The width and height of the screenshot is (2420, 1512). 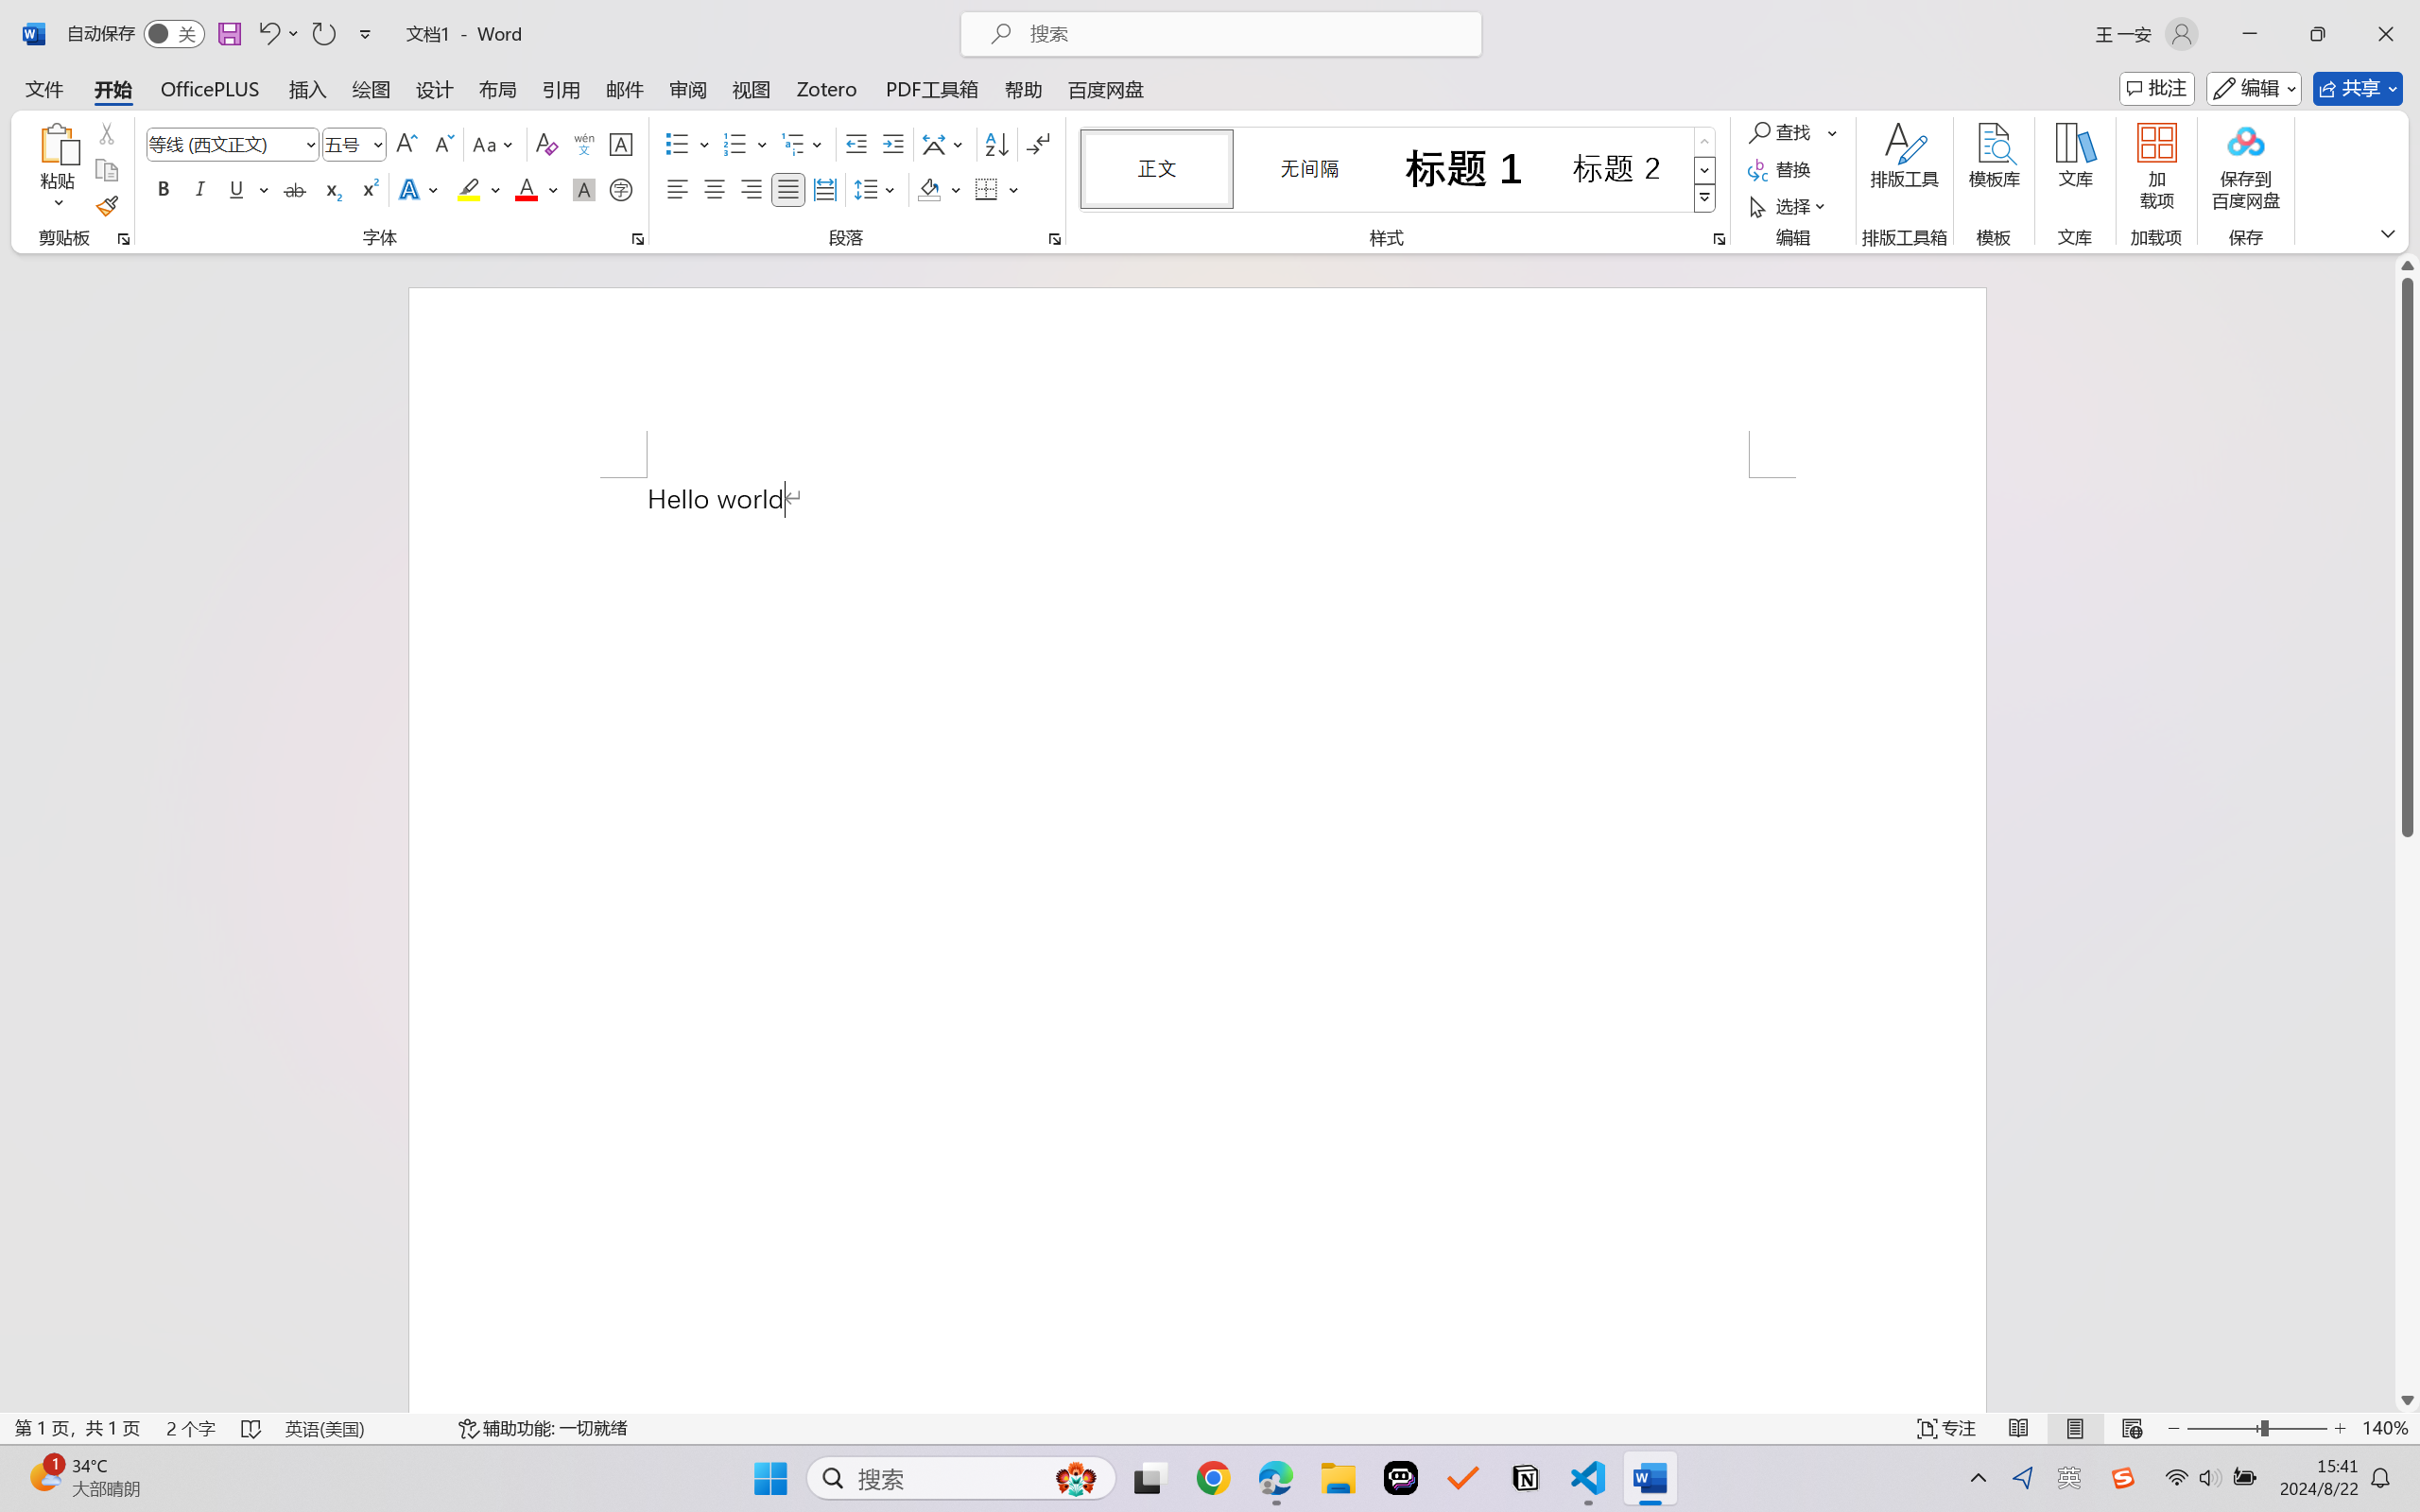 I want to click on 'Class: NetUIScrollBar', so click(x=2407, y=833).